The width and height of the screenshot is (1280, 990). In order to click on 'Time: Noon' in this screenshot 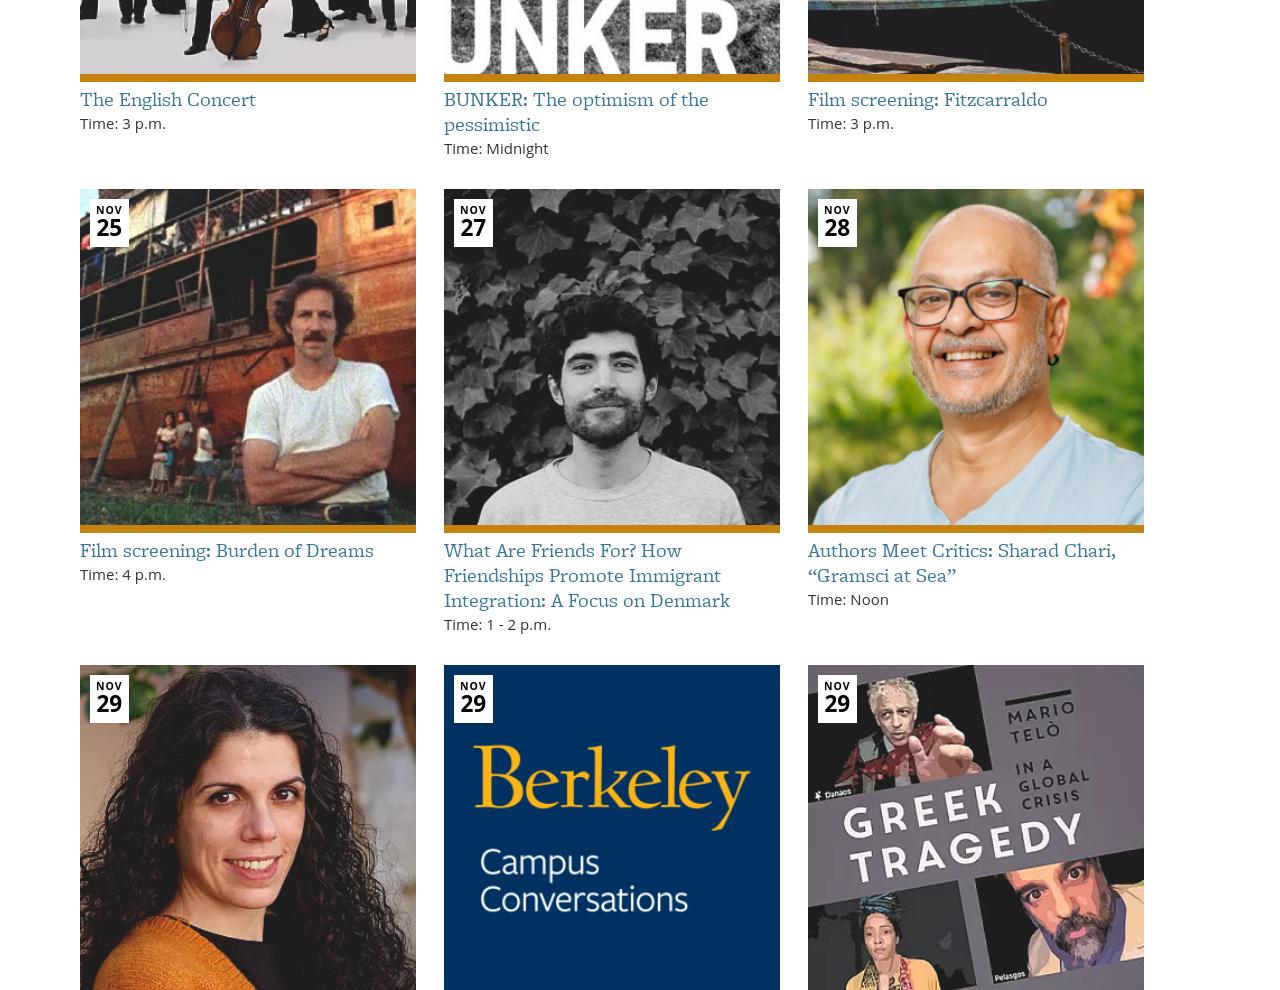, I will do `click(848, 596)`.